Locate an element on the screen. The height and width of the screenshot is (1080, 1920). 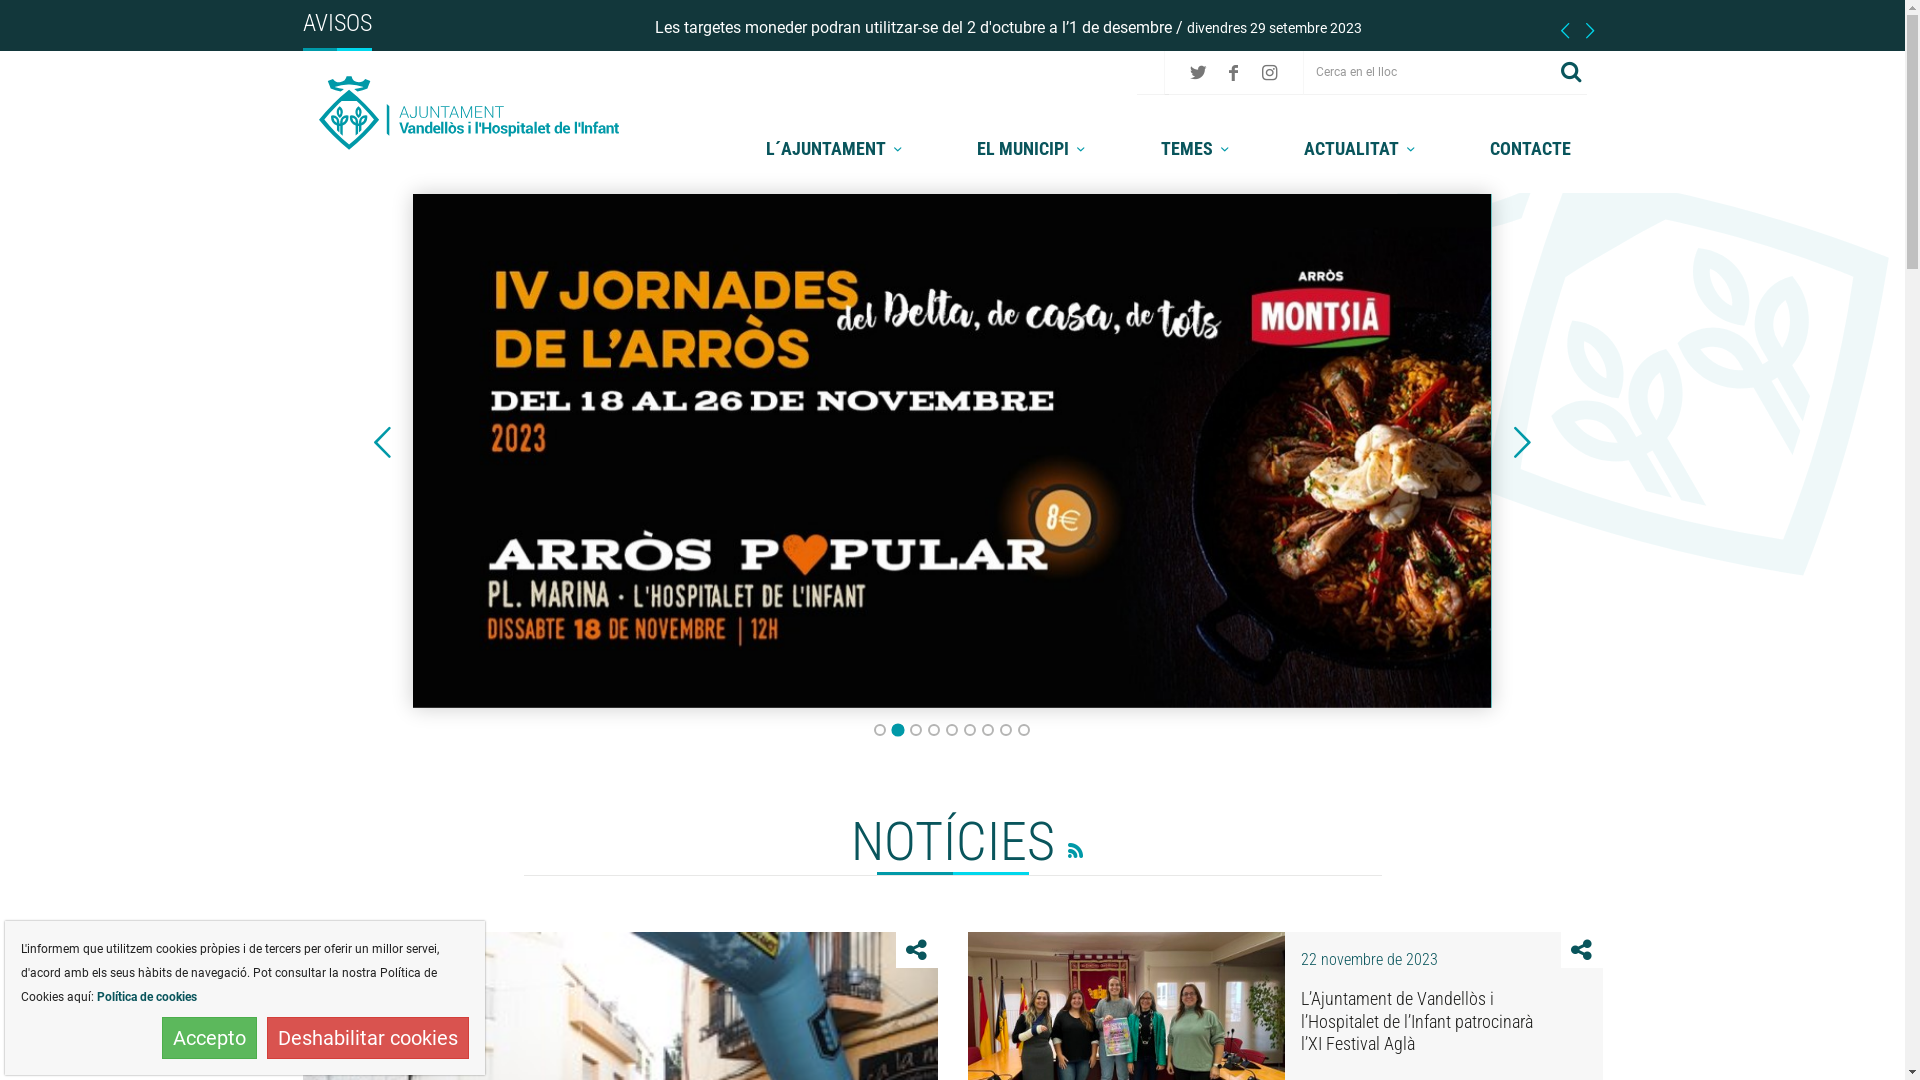
'2' is located at coordinates (896, 729).